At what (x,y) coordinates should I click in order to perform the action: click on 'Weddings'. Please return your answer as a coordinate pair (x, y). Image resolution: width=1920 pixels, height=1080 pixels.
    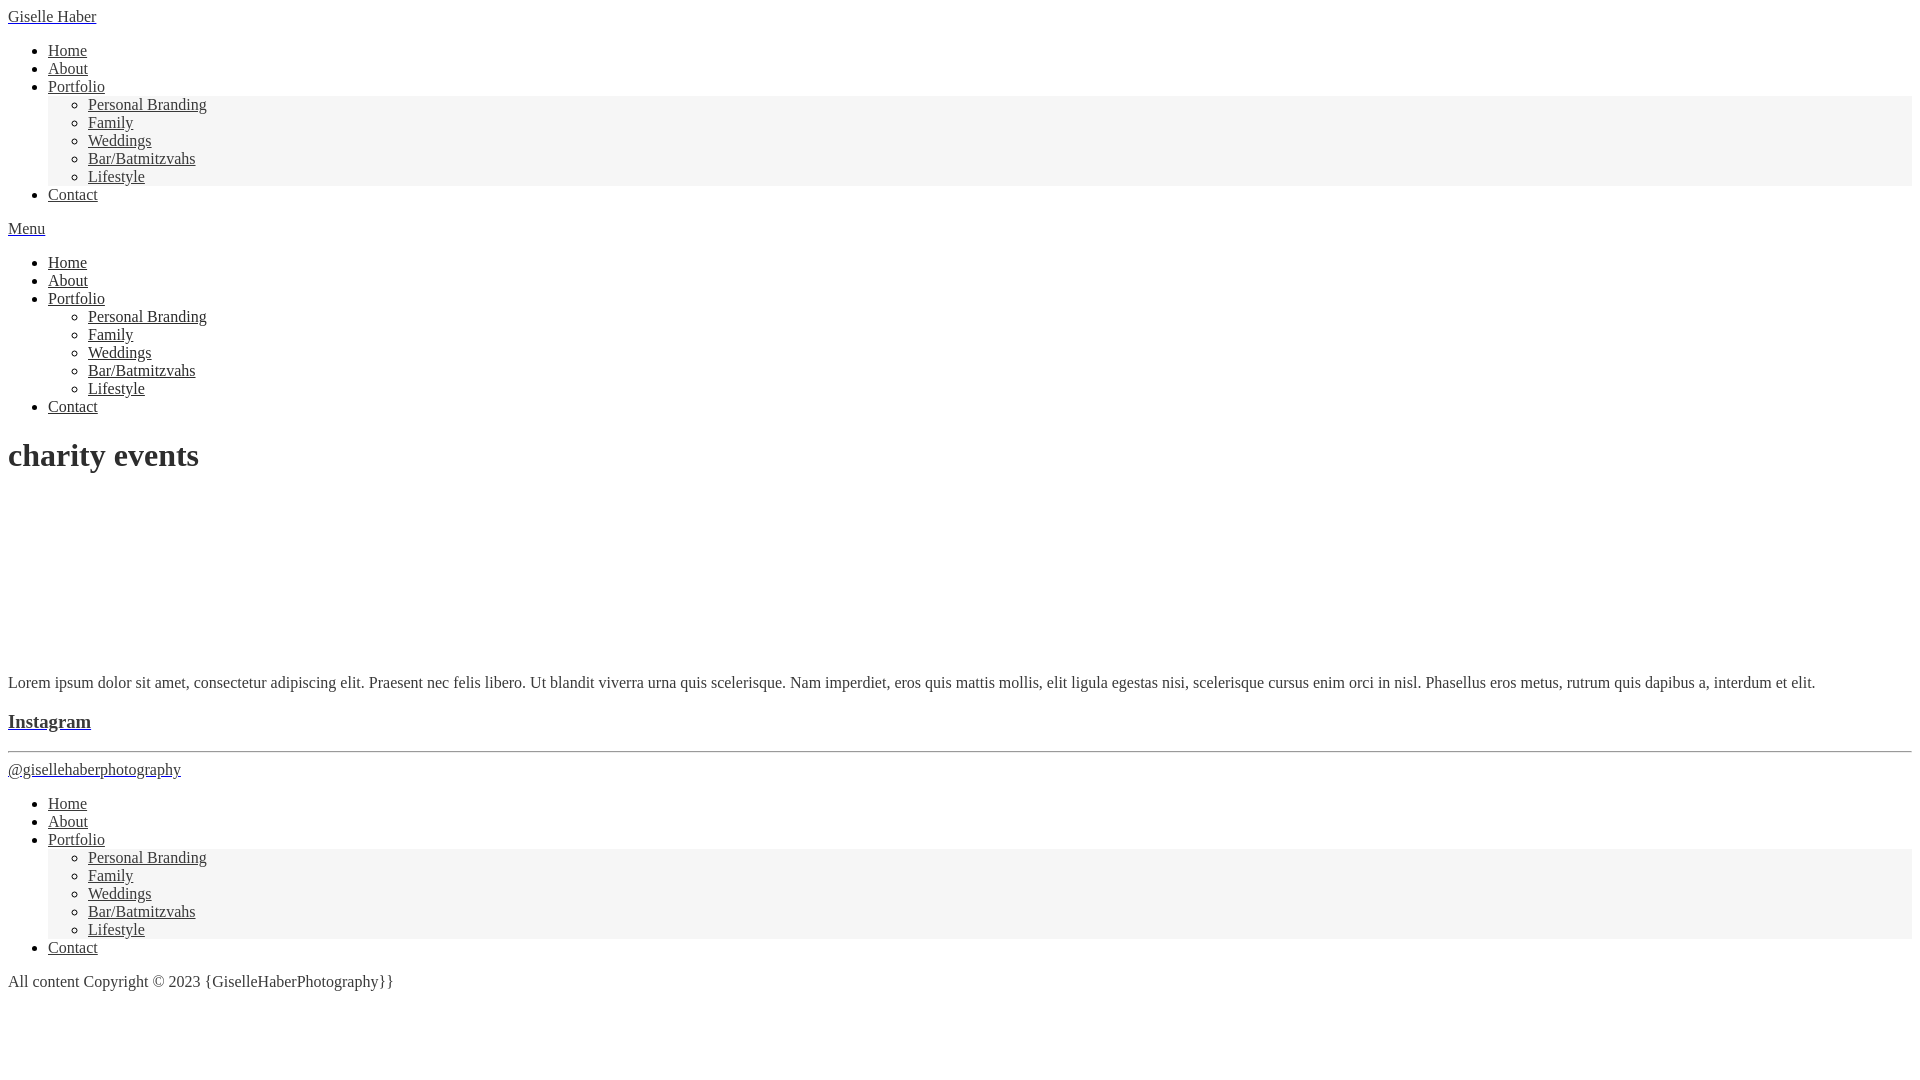
    Looking at the image, I should click on (119, 892).